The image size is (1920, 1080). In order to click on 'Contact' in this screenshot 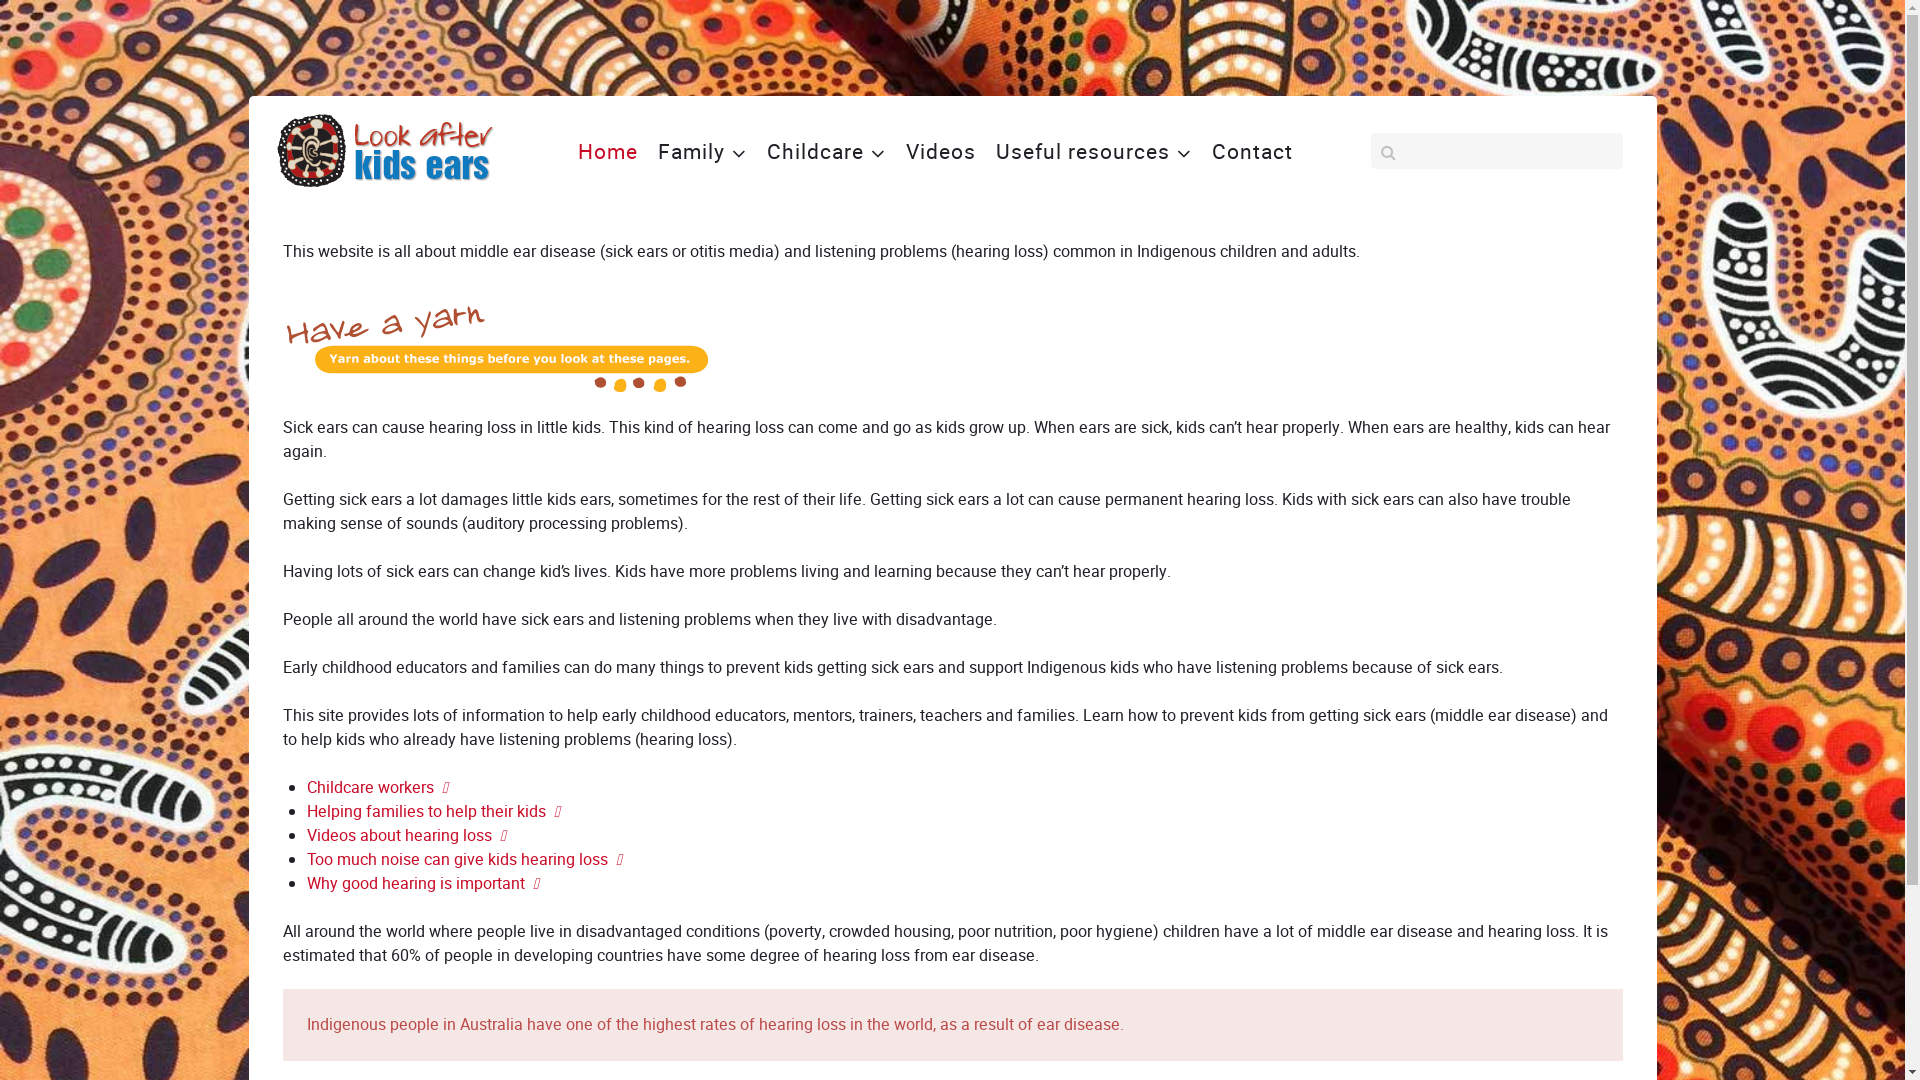, I will do `click(1203, 149)`.